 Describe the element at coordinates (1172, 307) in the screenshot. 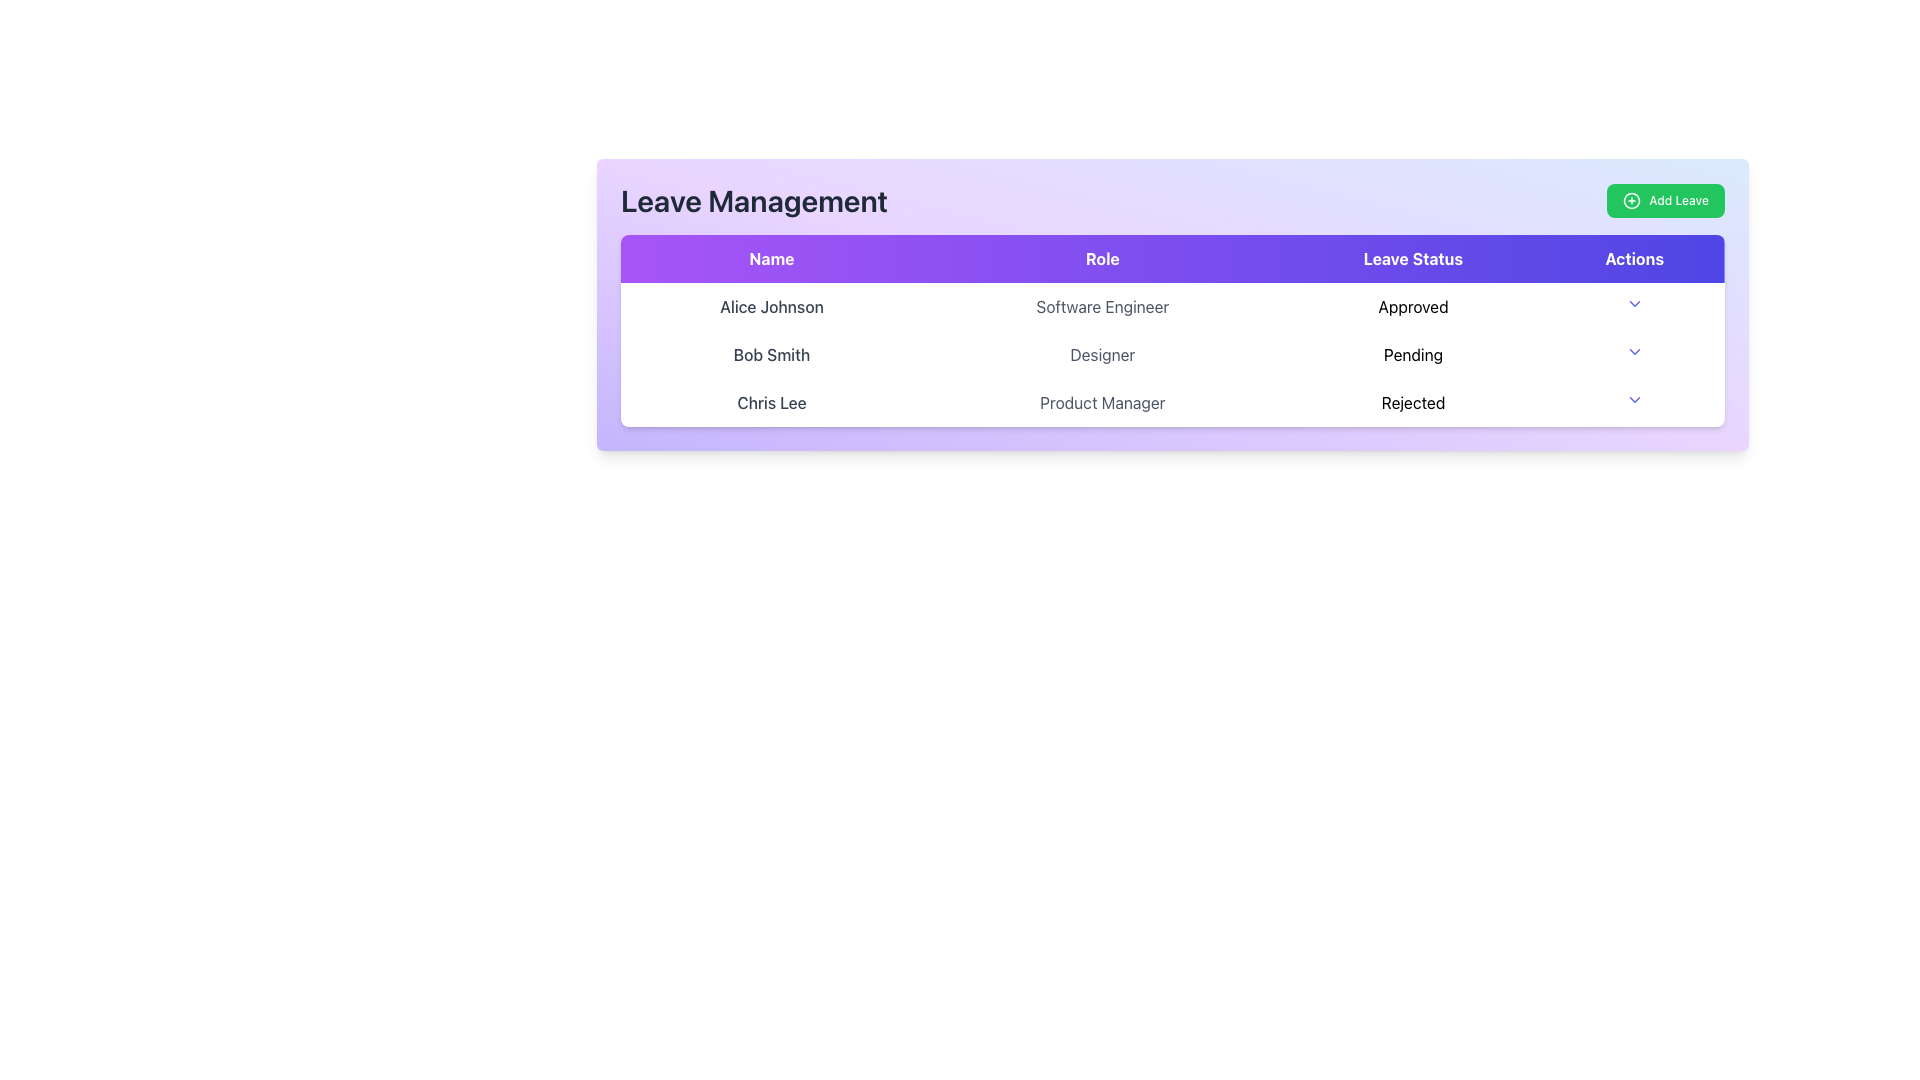

I see `the tabular row displaying information about 'Alice Johnson', a Software Engineer with an Approved status, located in the Leave Management section` at that location.